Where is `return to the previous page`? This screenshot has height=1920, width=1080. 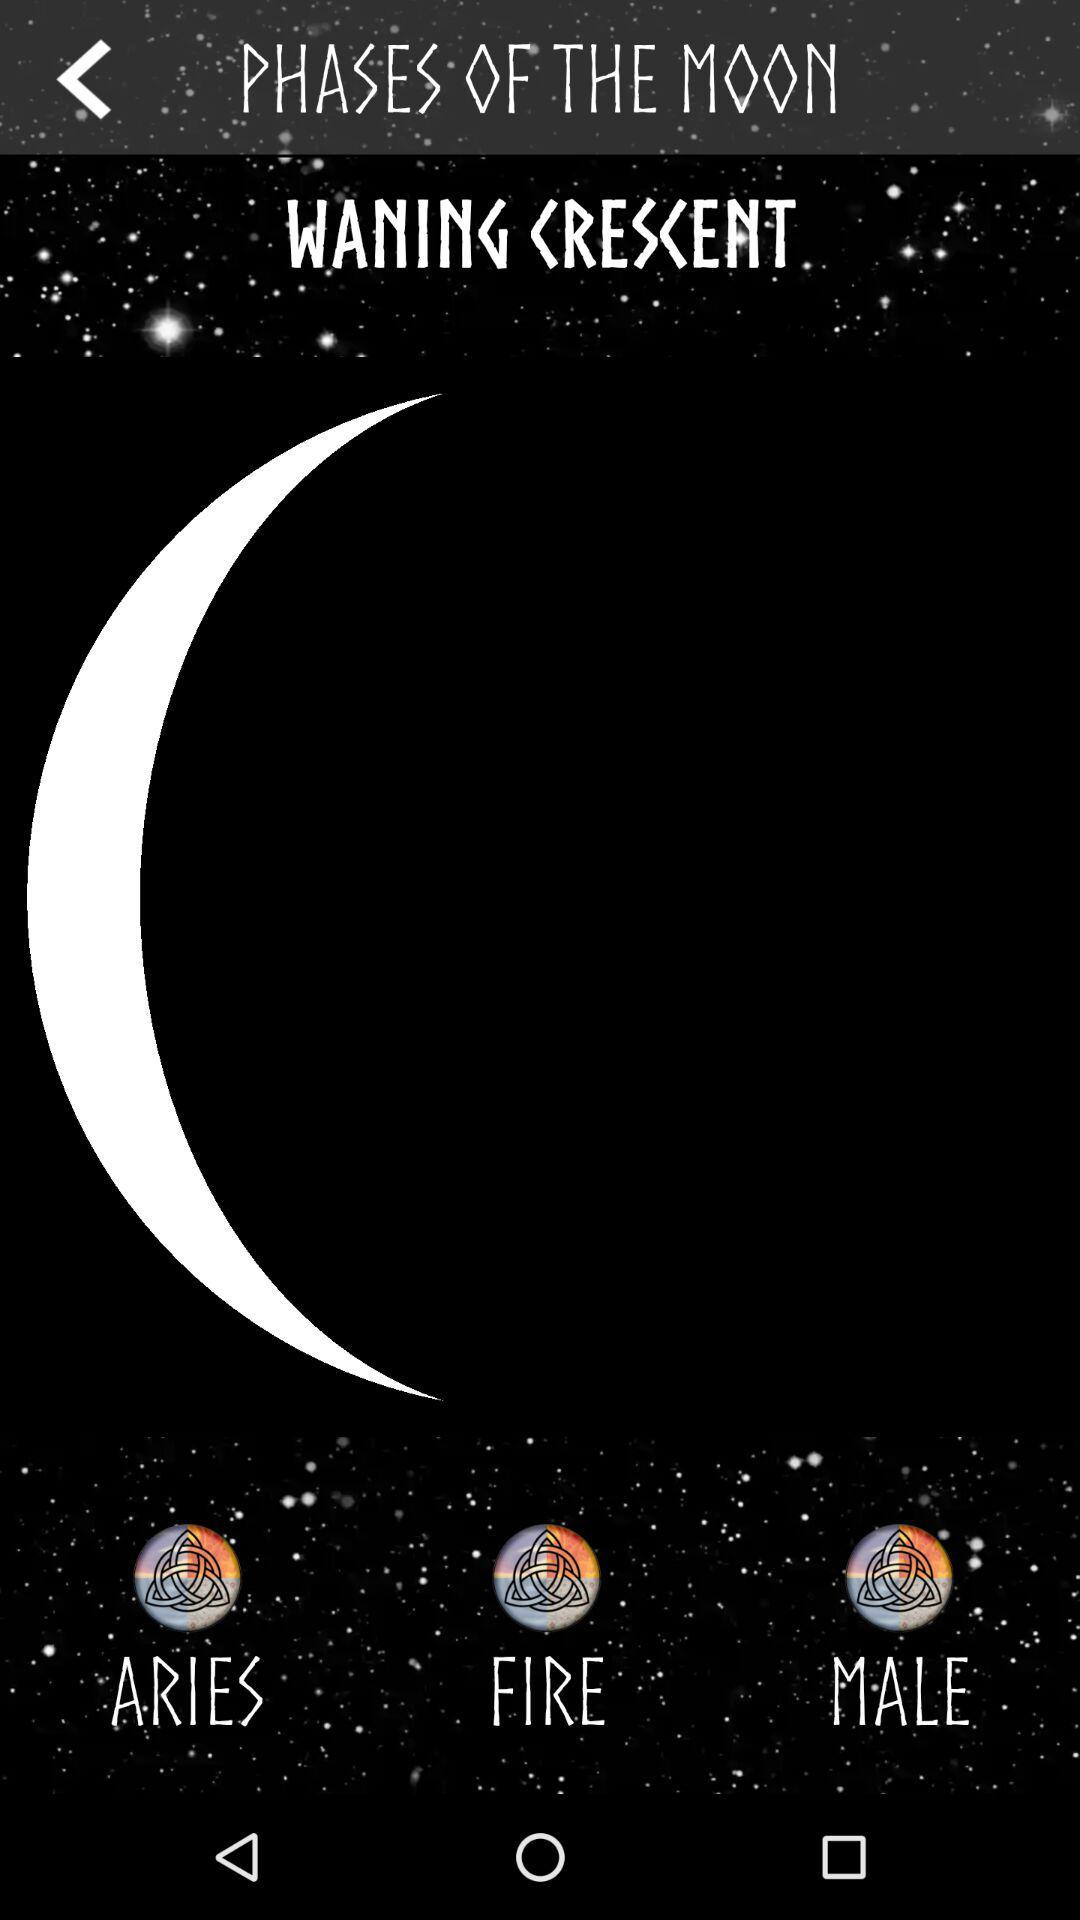 return to the previous page is located at coordinates (102, 78).